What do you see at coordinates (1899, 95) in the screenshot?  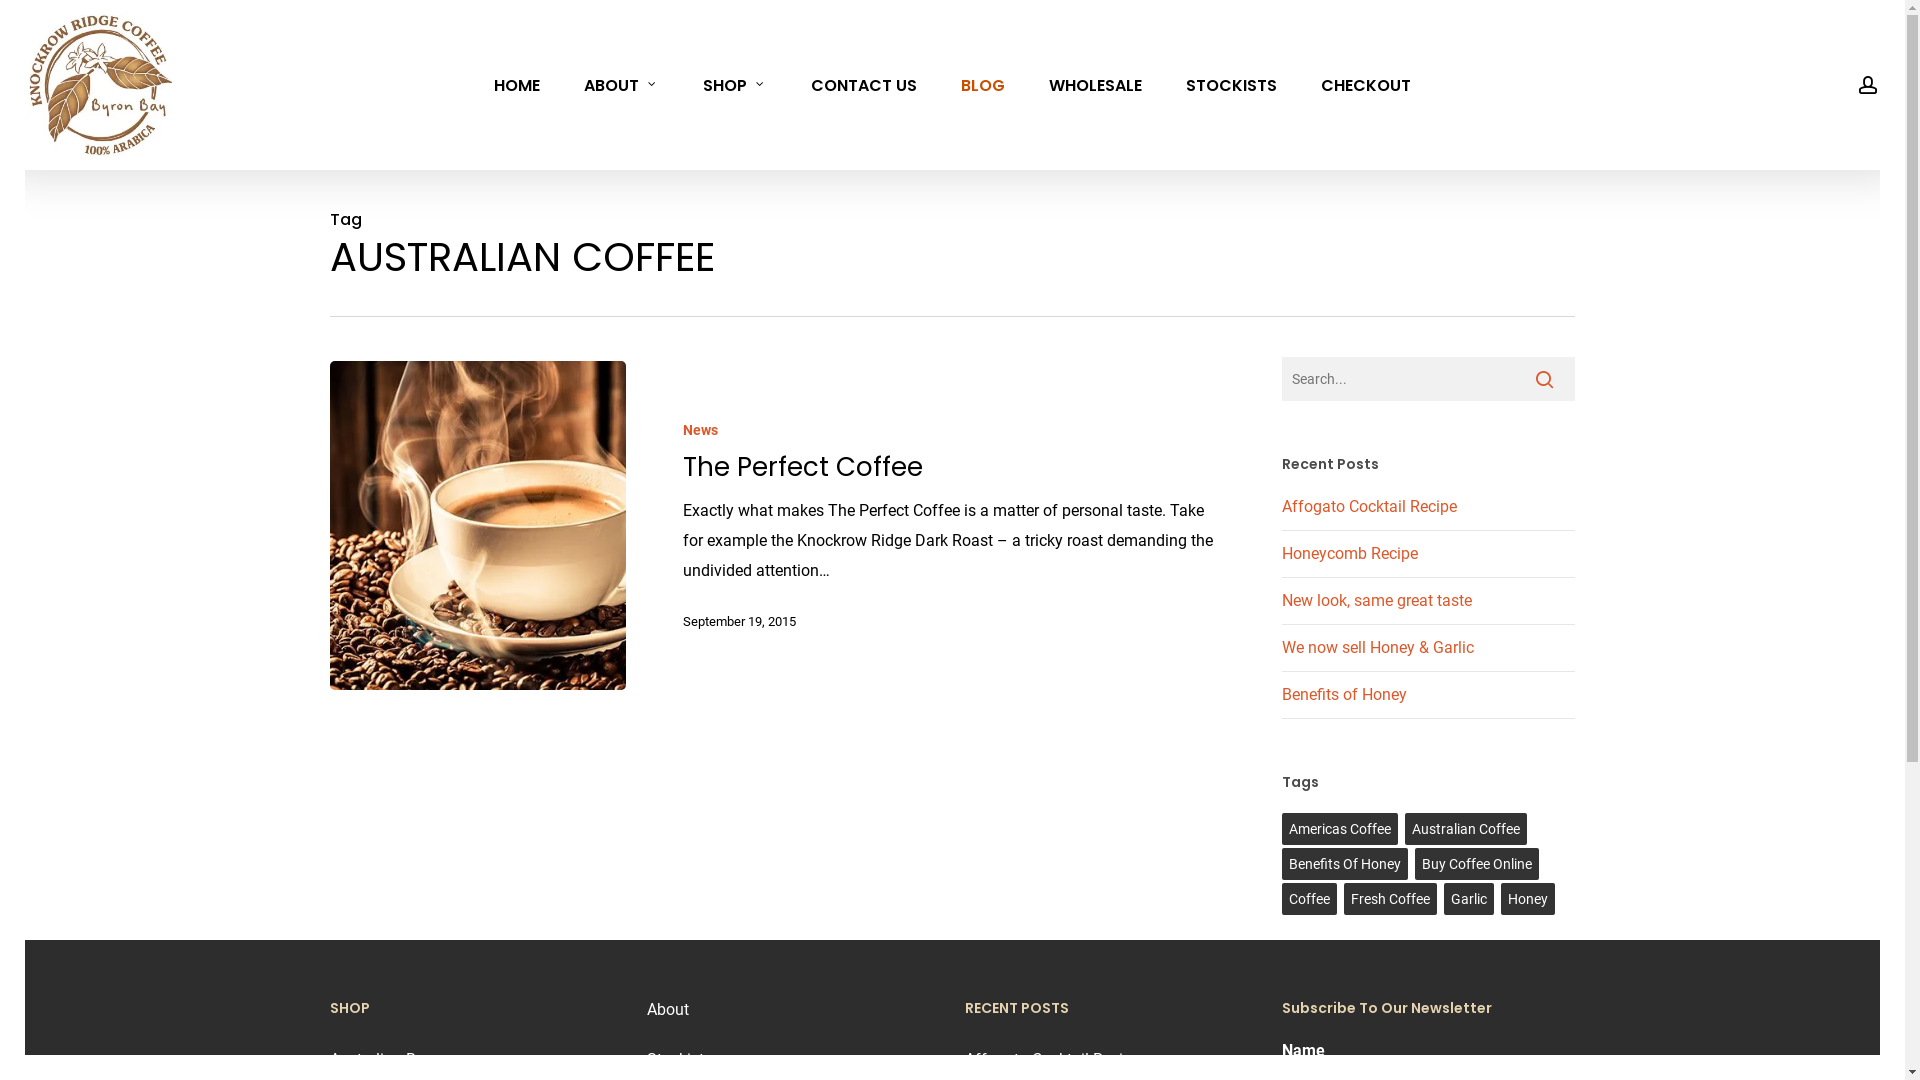 I see `'0'` at bounding box center [1899, 95].